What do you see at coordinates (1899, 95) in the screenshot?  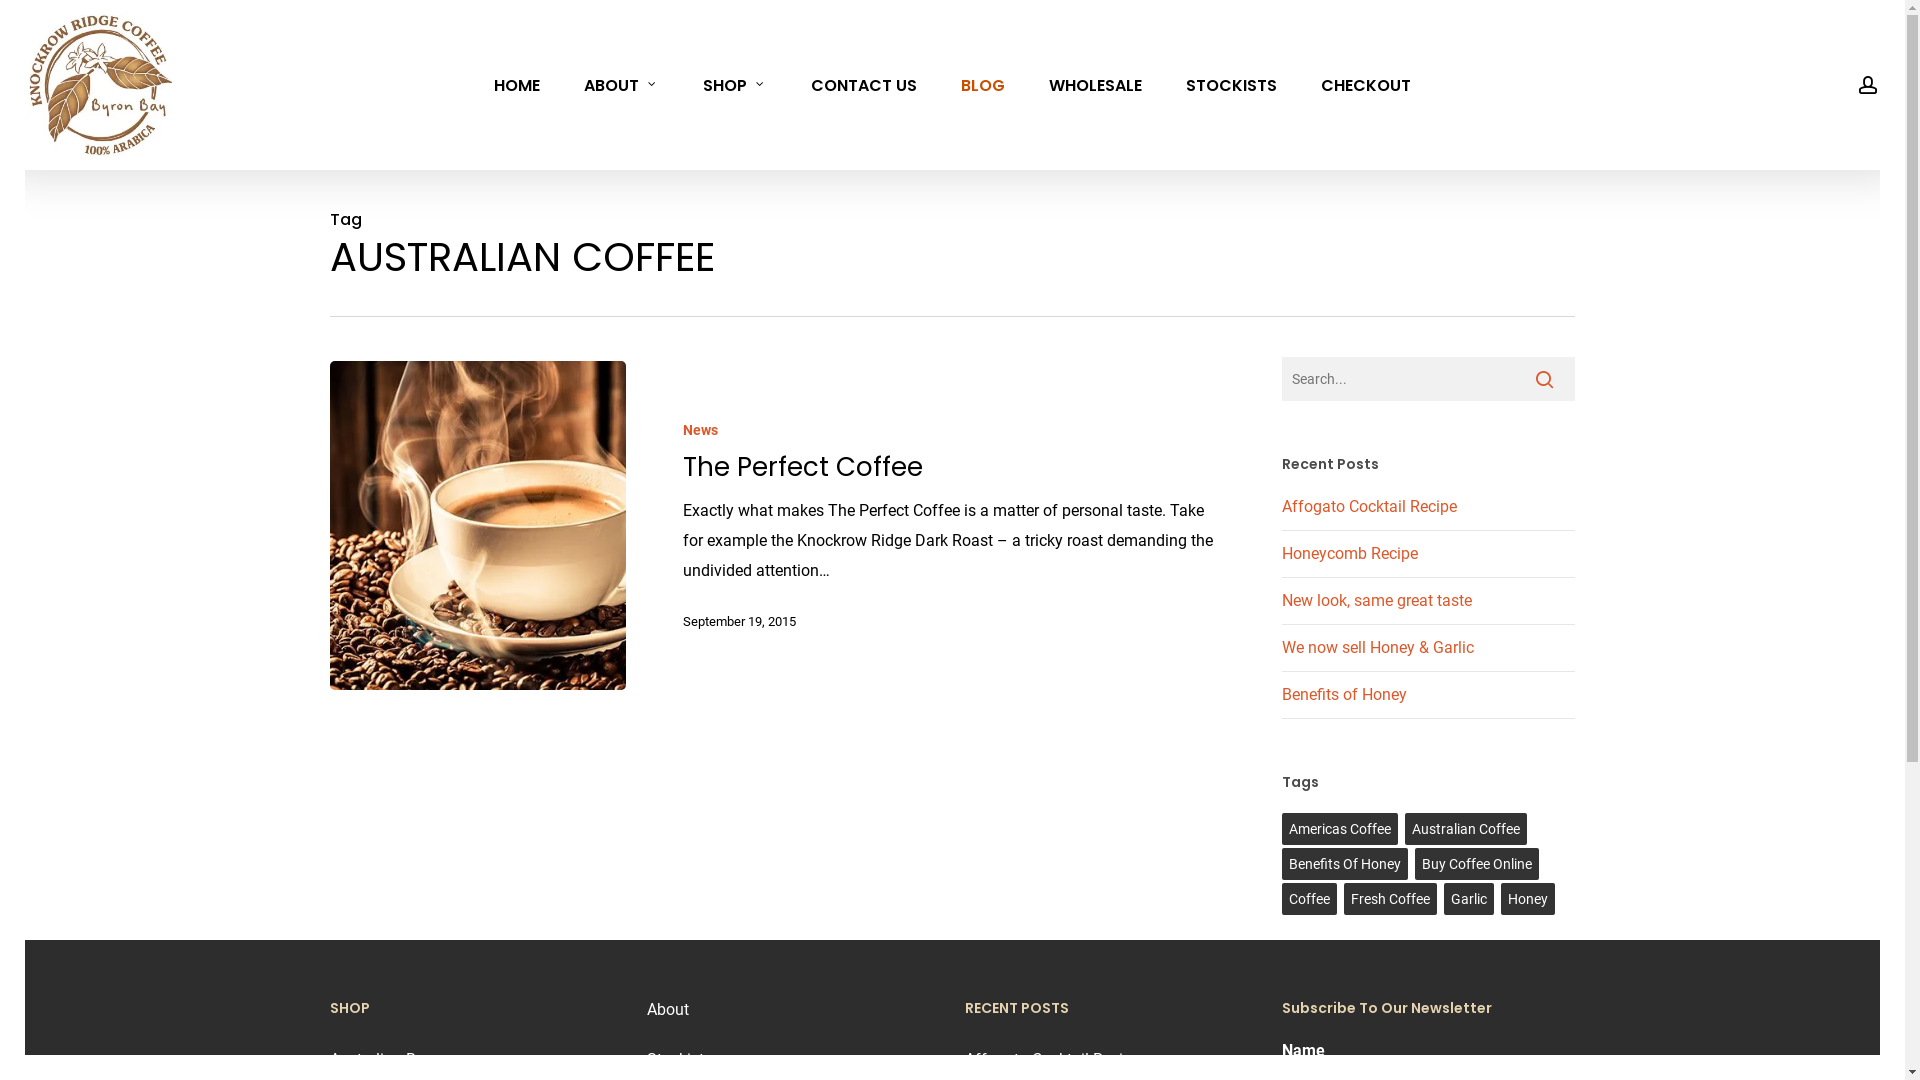 I see `'0'` at bounding box center [1899, 95].